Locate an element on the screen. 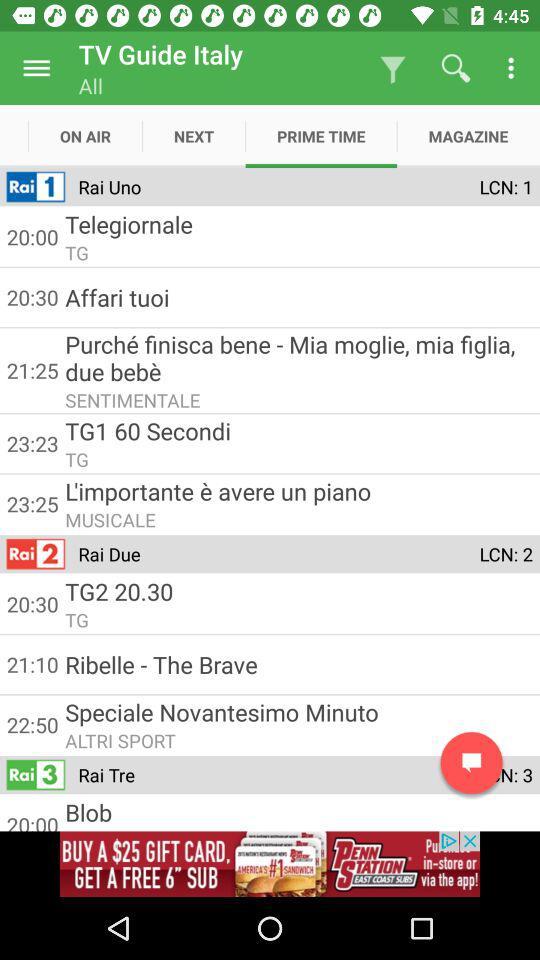 This screenshot has height=960, width=540. start chat is located at coordinates (471, 762).